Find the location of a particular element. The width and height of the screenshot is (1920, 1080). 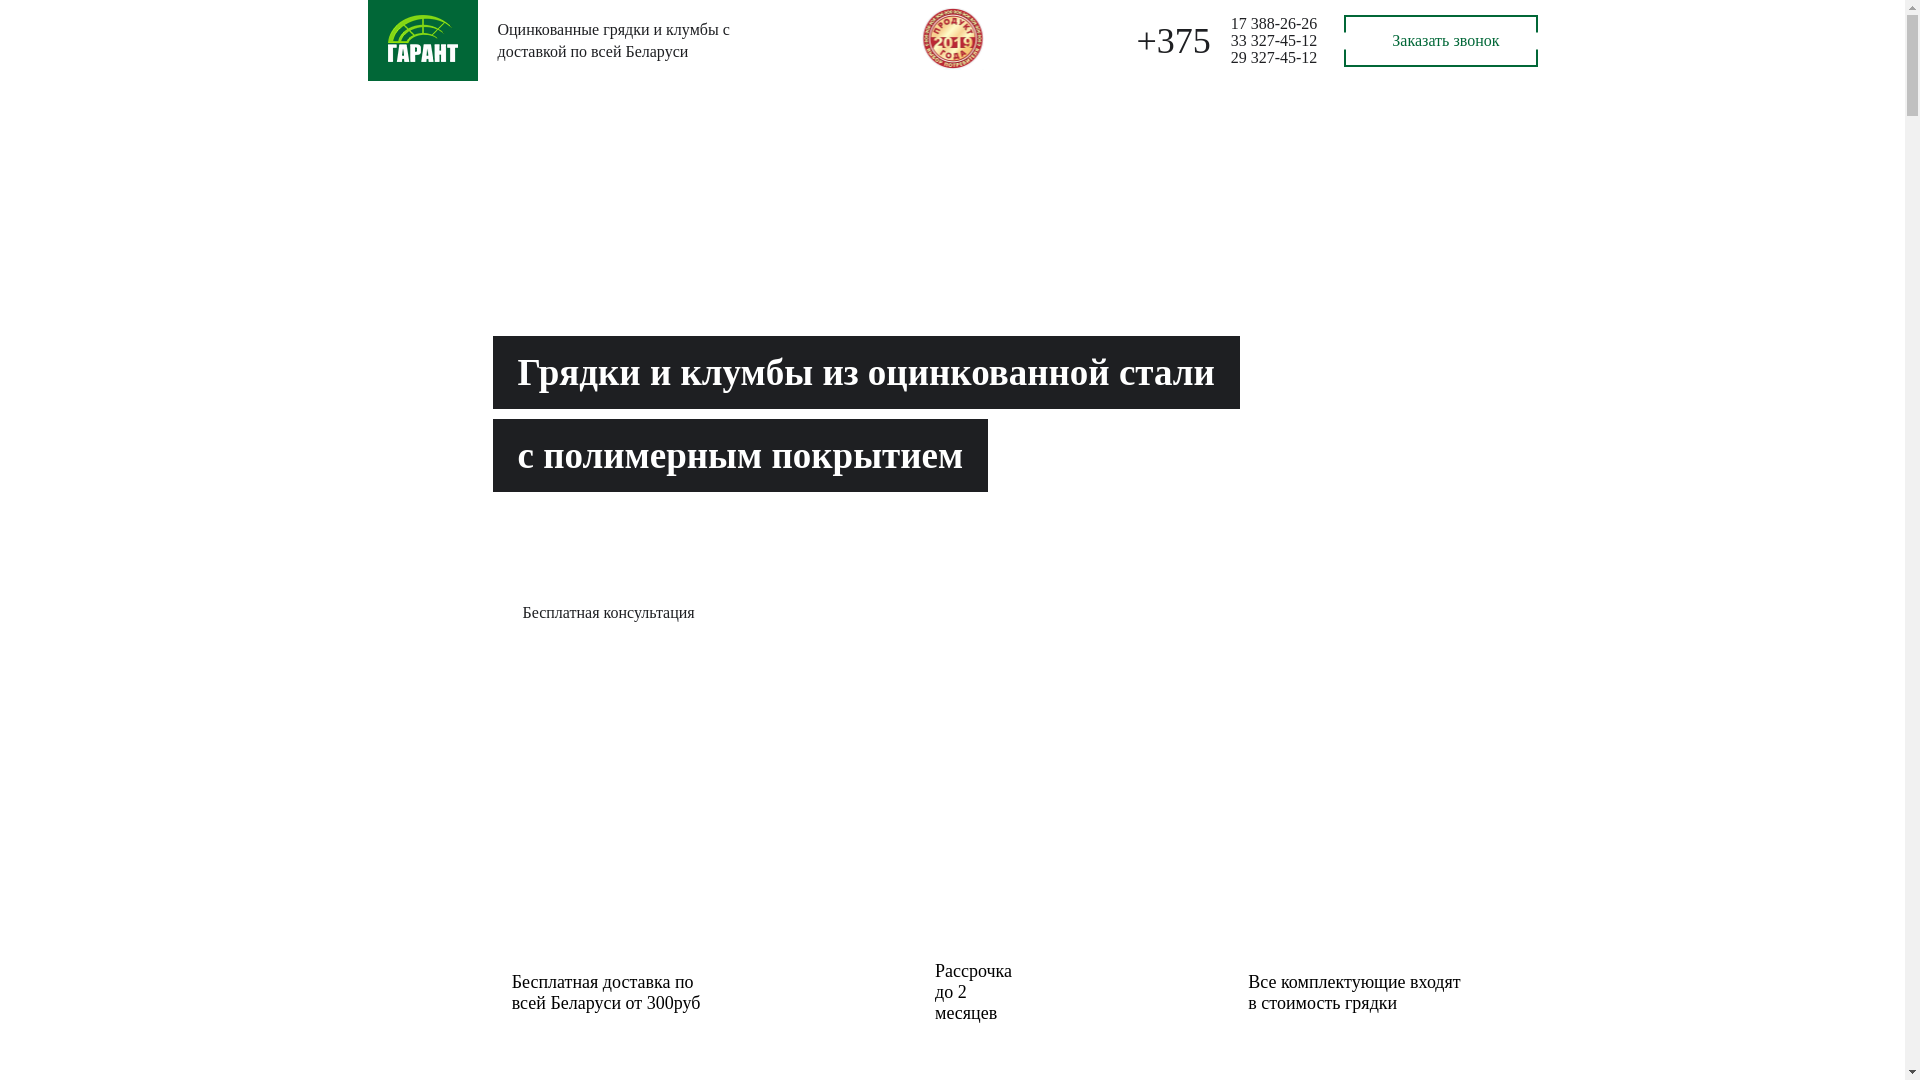

'29 327-45-12' is located at coordinates (1273, 56).